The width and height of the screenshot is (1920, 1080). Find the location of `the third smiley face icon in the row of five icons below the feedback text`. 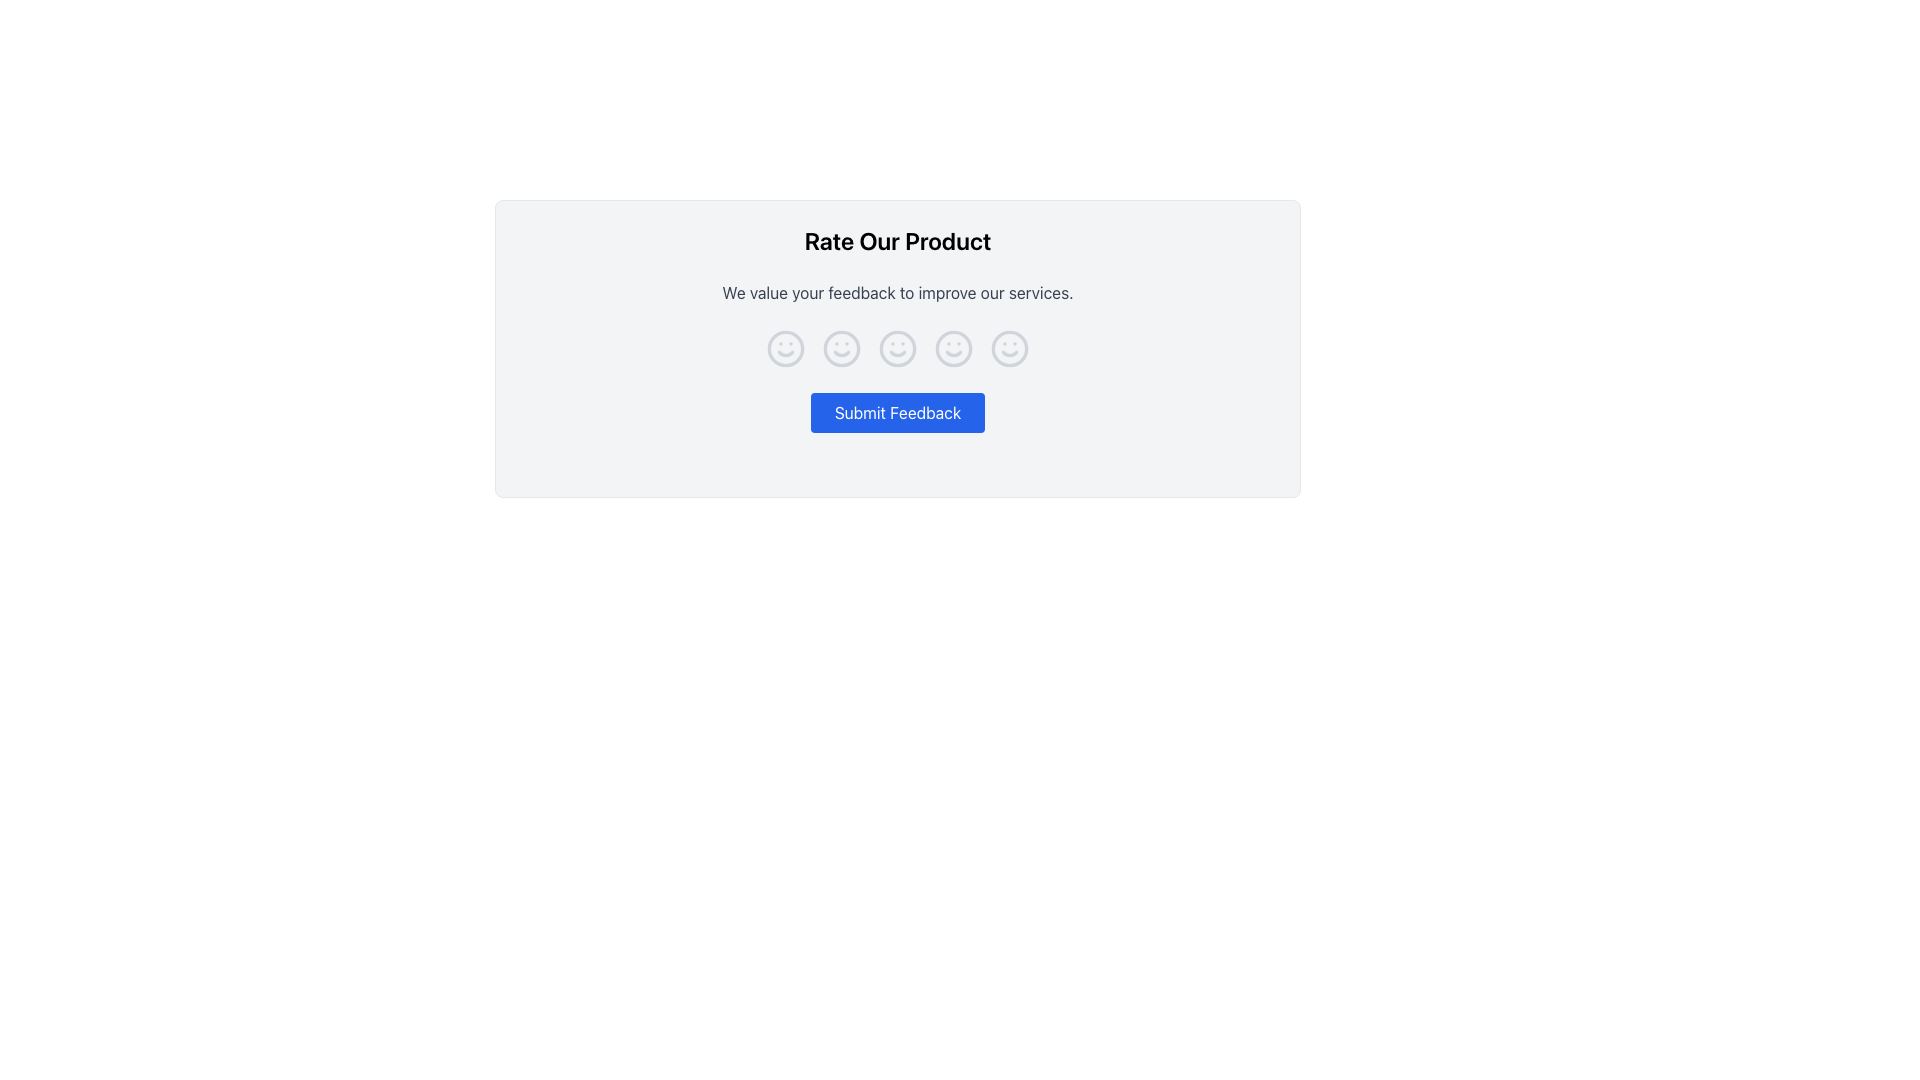

the third smiley face icon in the row of five icons below the feedback text is located at coordinates (896, 347).